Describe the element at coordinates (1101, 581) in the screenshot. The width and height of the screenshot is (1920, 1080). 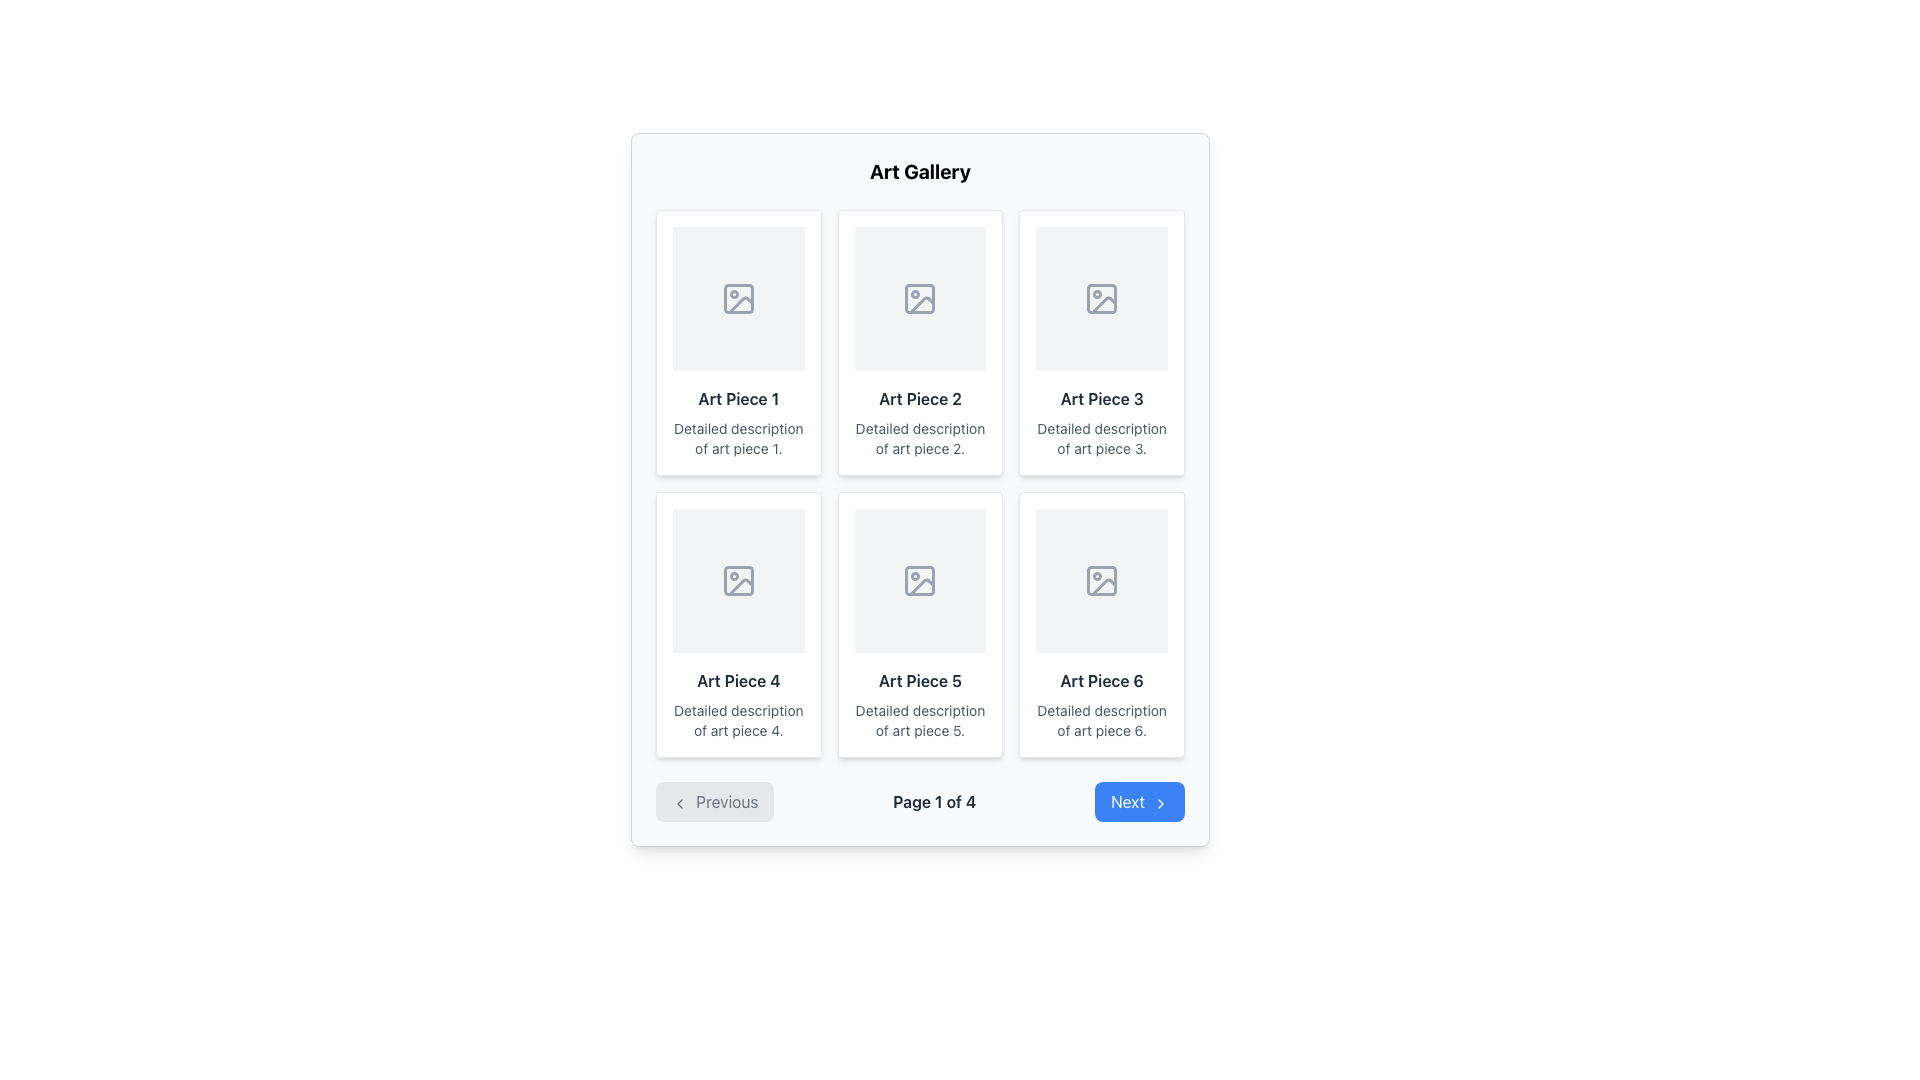
I see `the image placeholder with a light gray background and an image frame icon located in the topmost section of the 'Art Piece 6' card, situated in the bottom-right corner of the grid` at that location.